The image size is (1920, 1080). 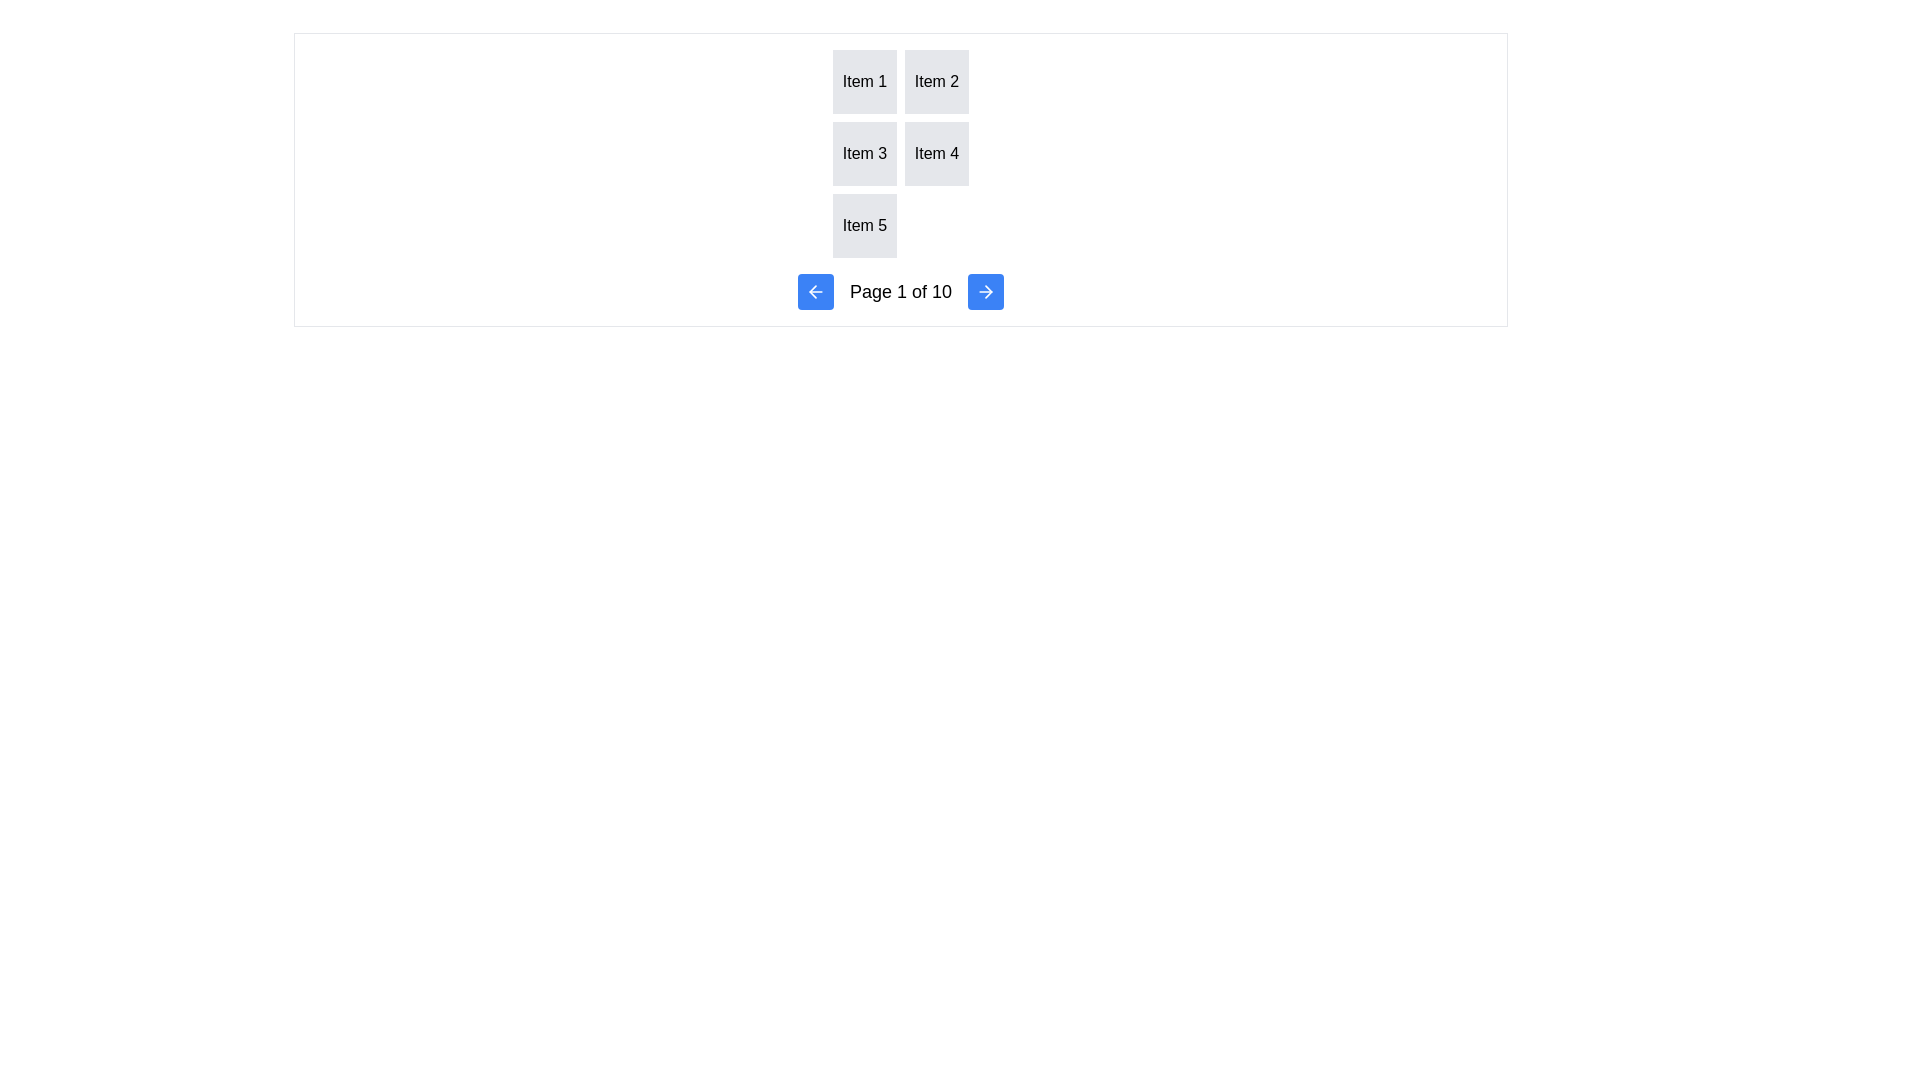 What do you see at coordinates (864, 80) in the screenshot?
I see `the grid item styled as a box with centered text reading 'Item 1', located in the top-left corner of the grid` at bounding box center [864, 80].